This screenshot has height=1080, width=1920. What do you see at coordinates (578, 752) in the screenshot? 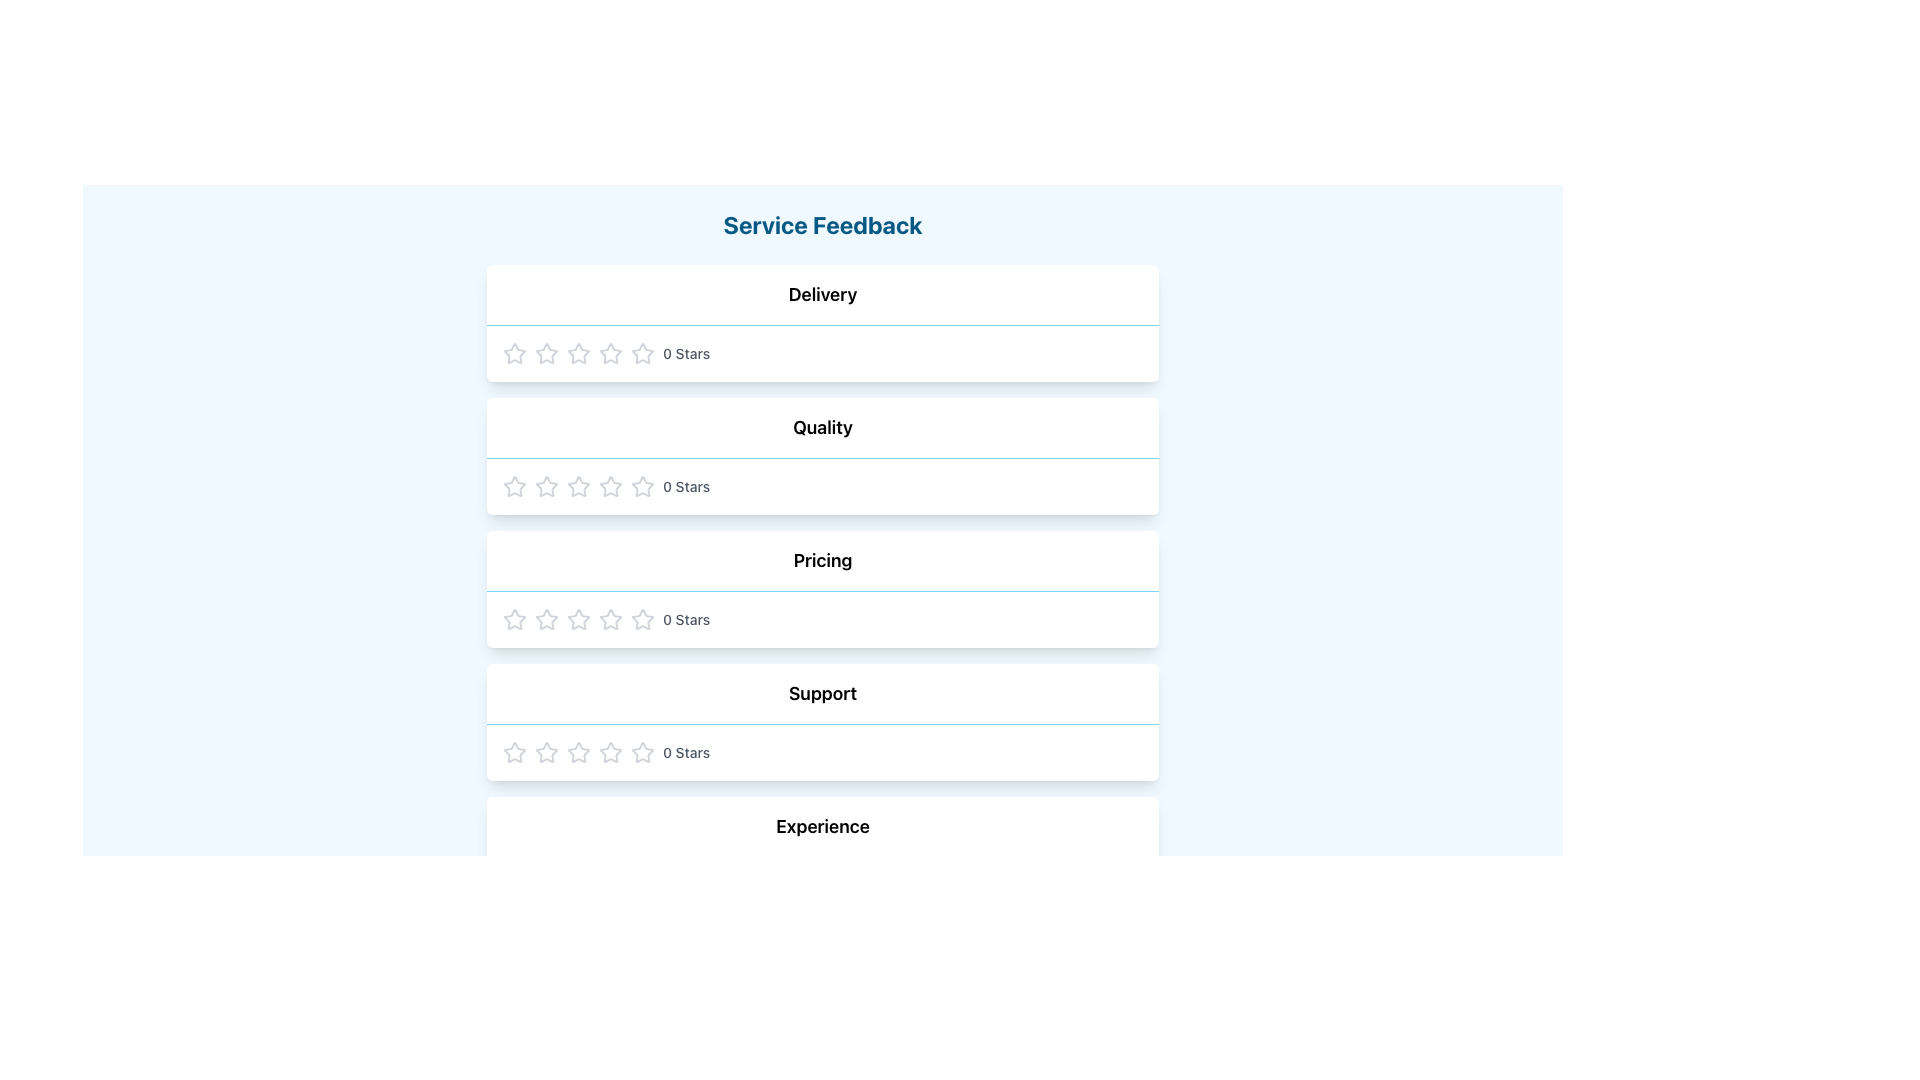
I see `the first star in the 'Support' rating section to indicate interactivity` at bounding box center [578, 752].